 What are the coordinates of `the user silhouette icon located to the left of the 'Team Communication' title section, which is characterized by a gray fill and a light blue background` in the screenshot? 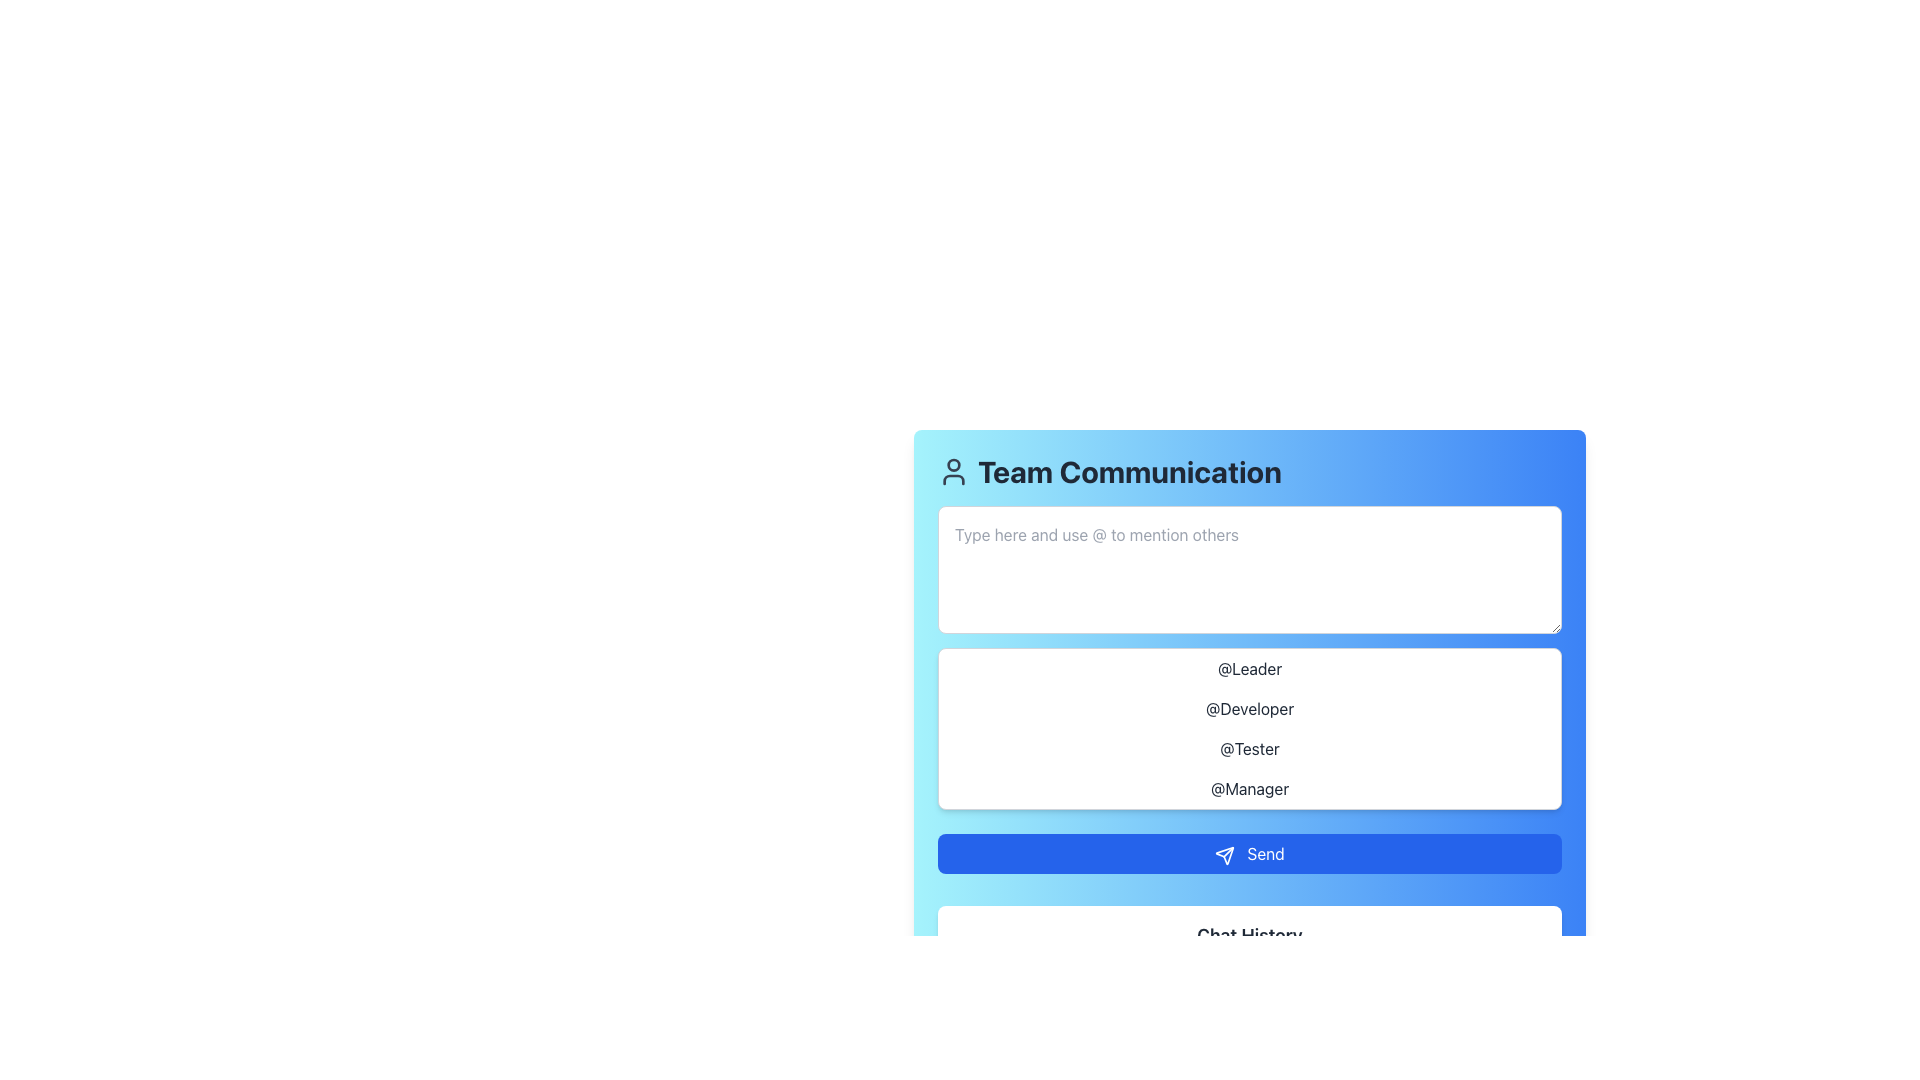 It's located at (953, 471).